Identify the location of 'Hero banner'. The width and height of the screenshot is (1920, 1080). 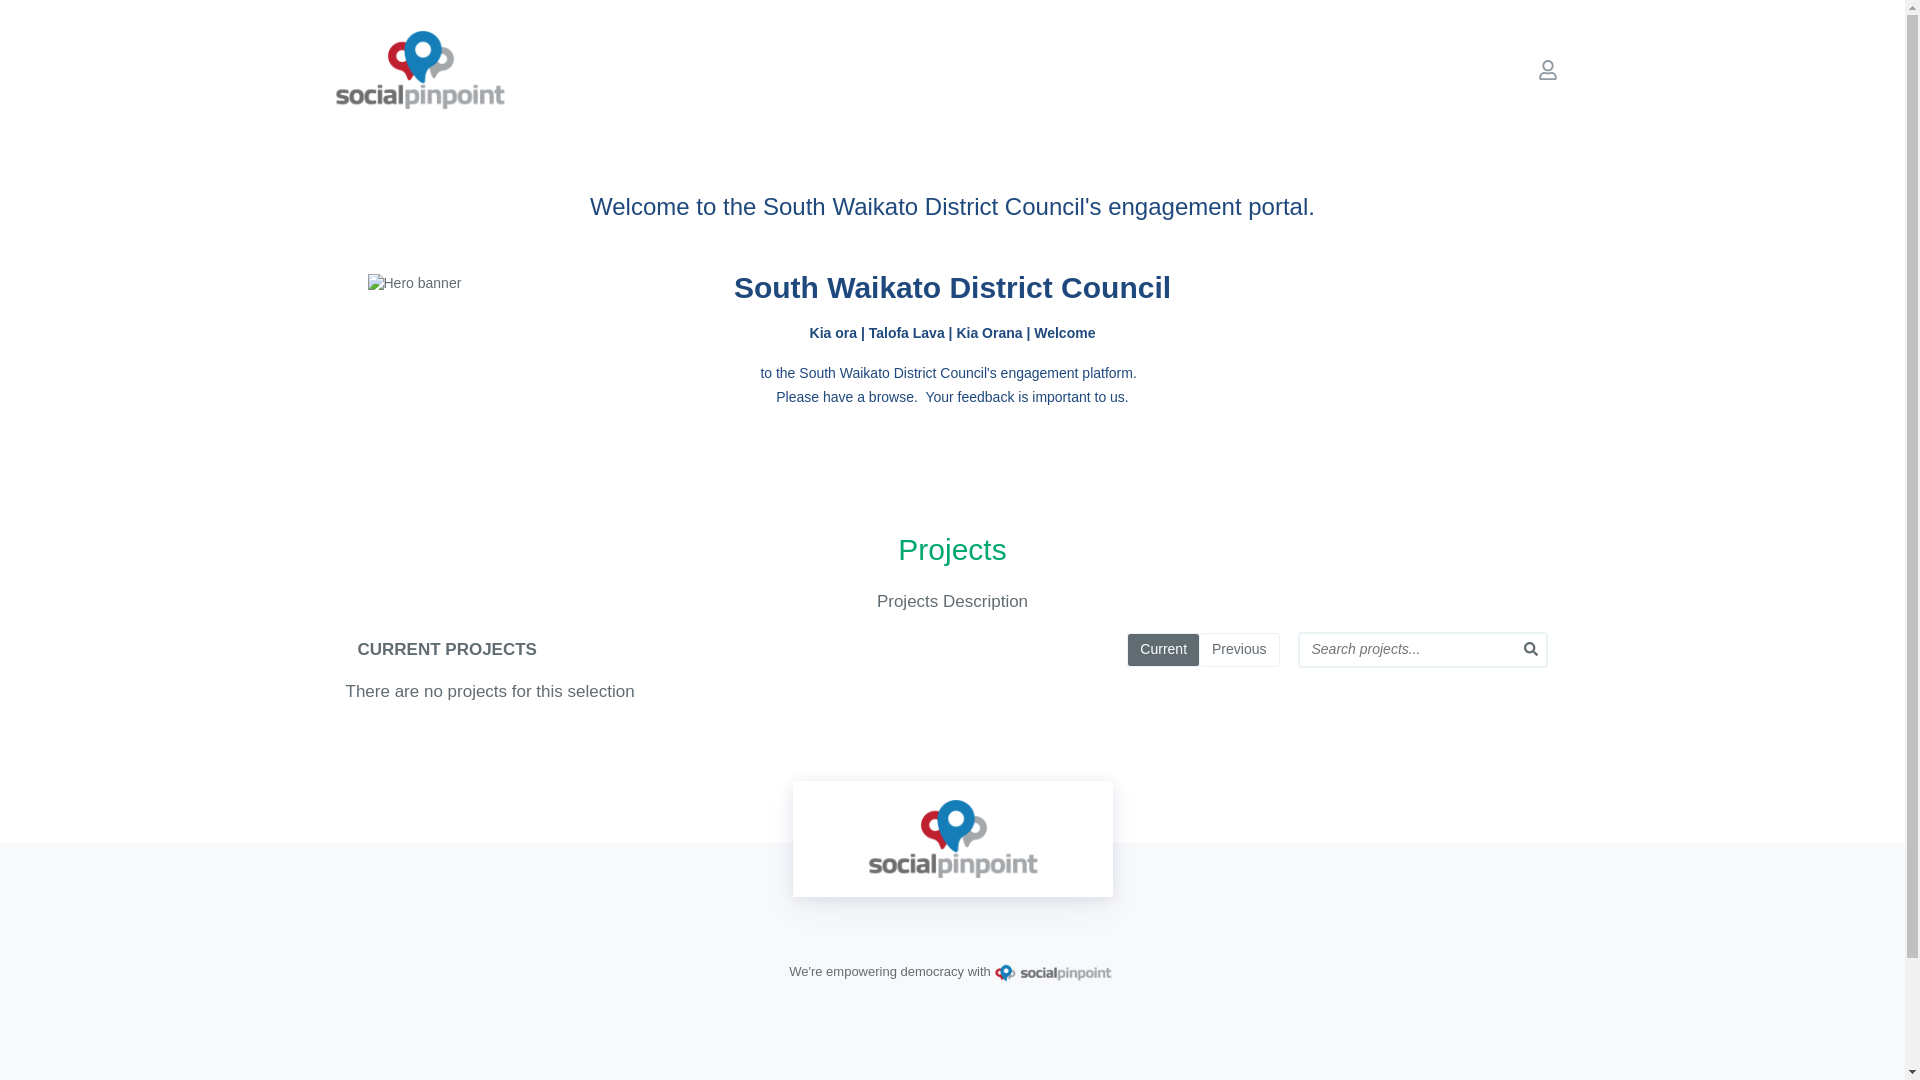
(952, 284).